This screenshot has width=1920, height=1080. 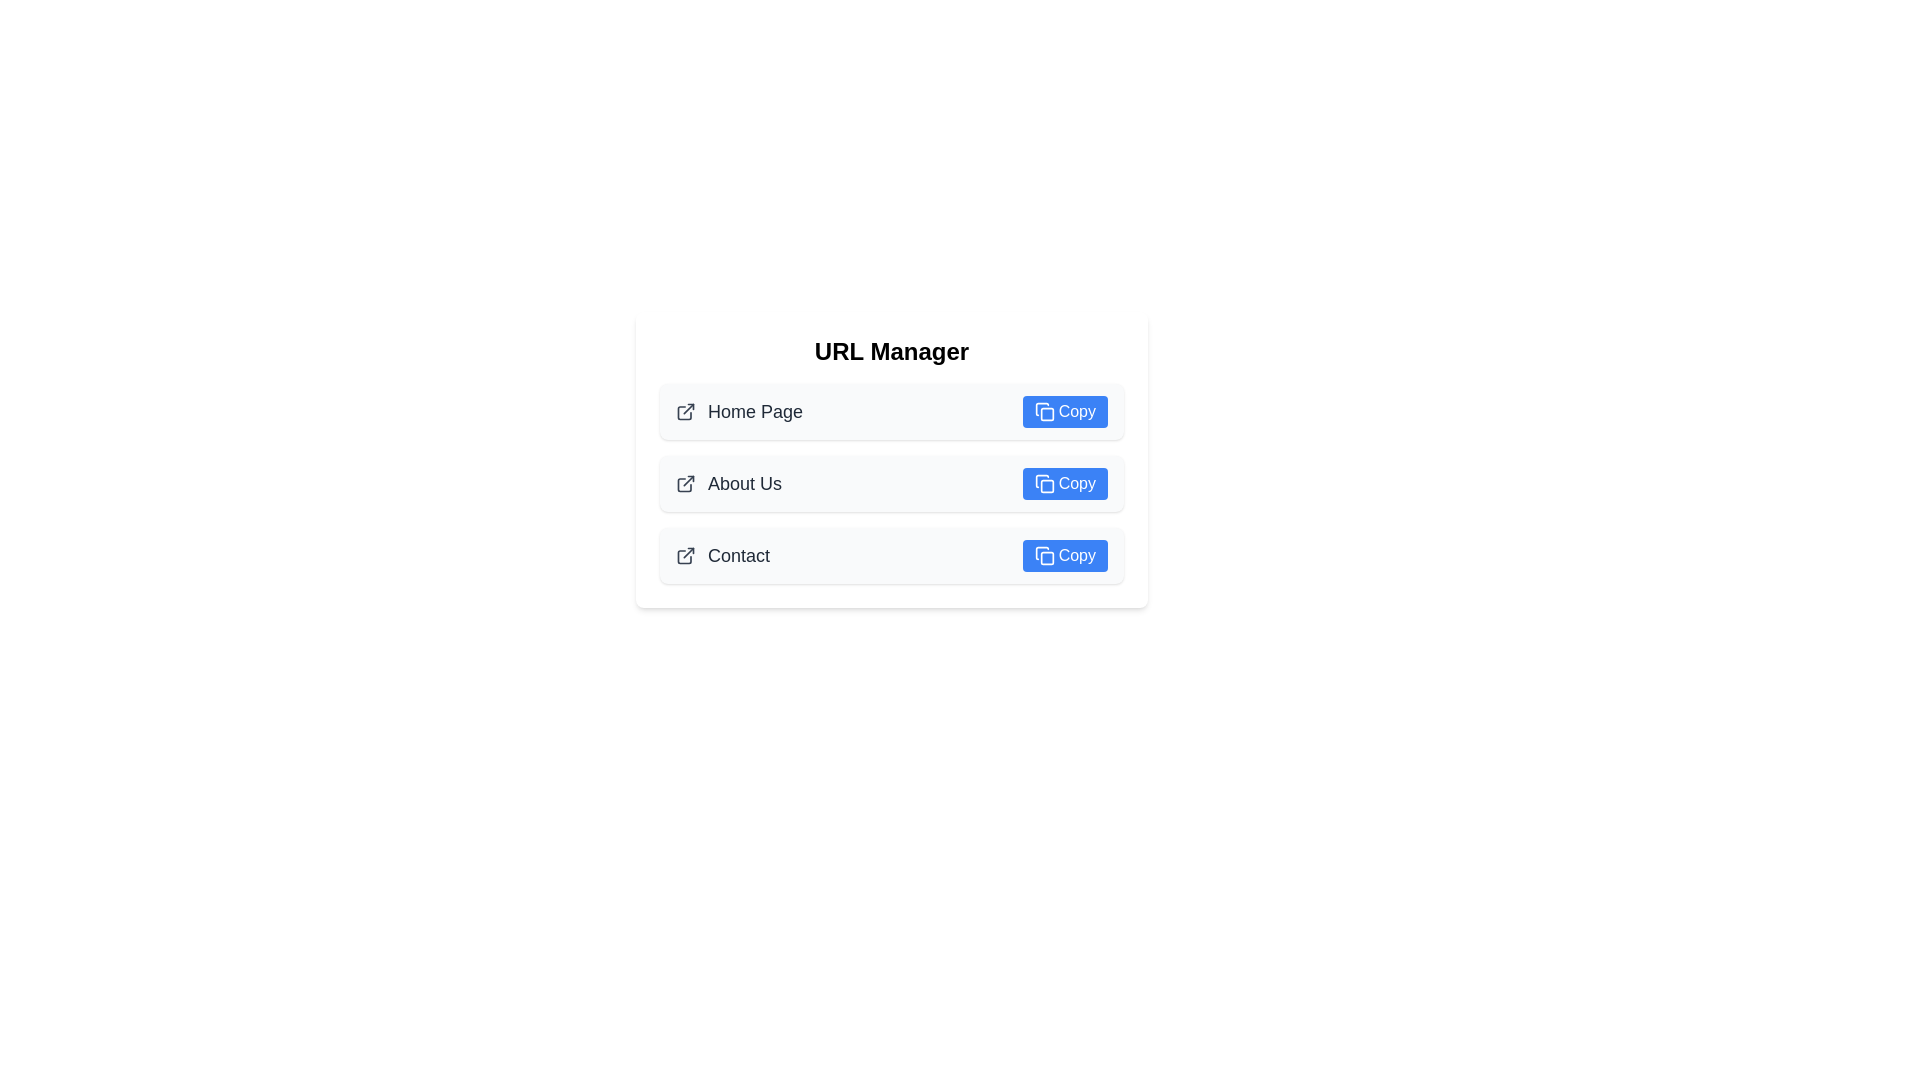 What do you see at coordinates (1046, 413) in the screenshot?
I see `the rectangular portion of the copy functionality icon, which is located at the center of the icon` at bounding box center [1046, 413].